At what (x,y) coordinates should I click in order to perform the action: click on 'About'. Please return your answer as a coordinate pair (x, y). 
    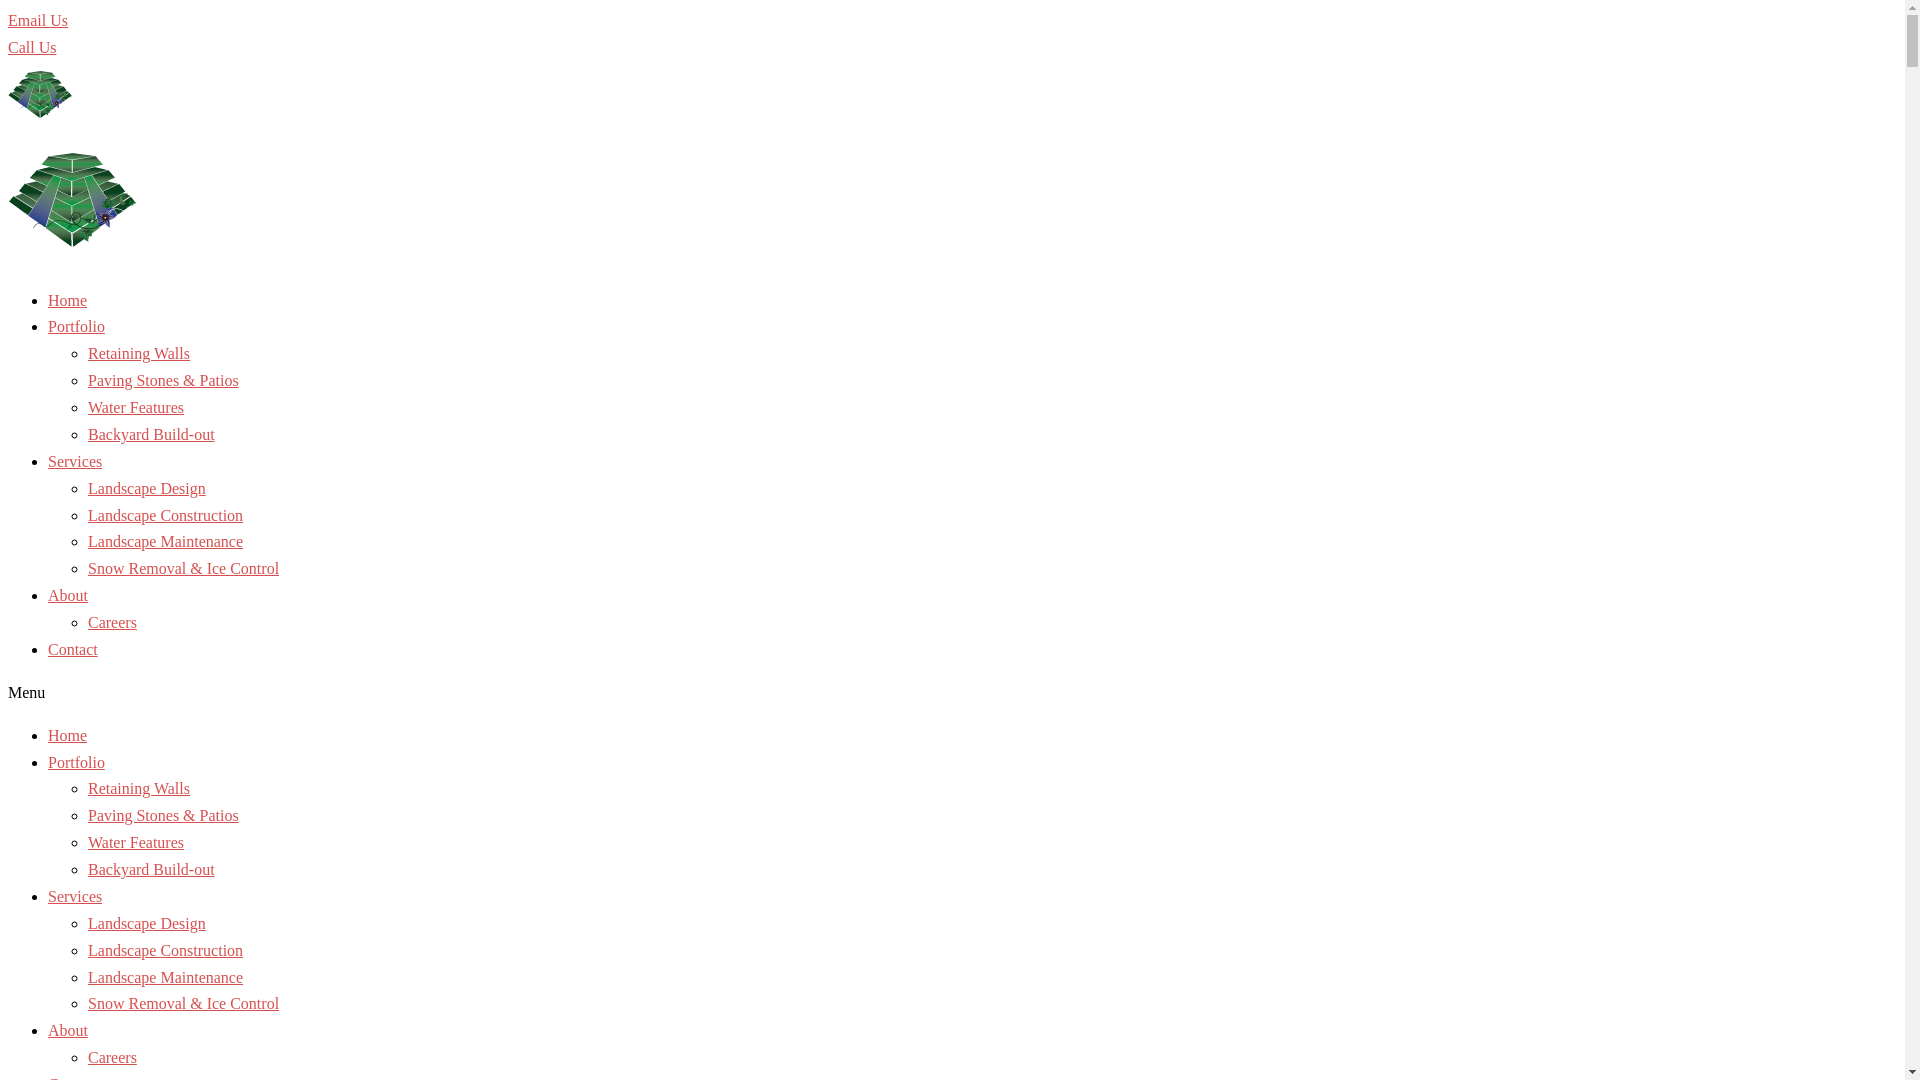
    Looking at the image, I should click on (67, 1030).